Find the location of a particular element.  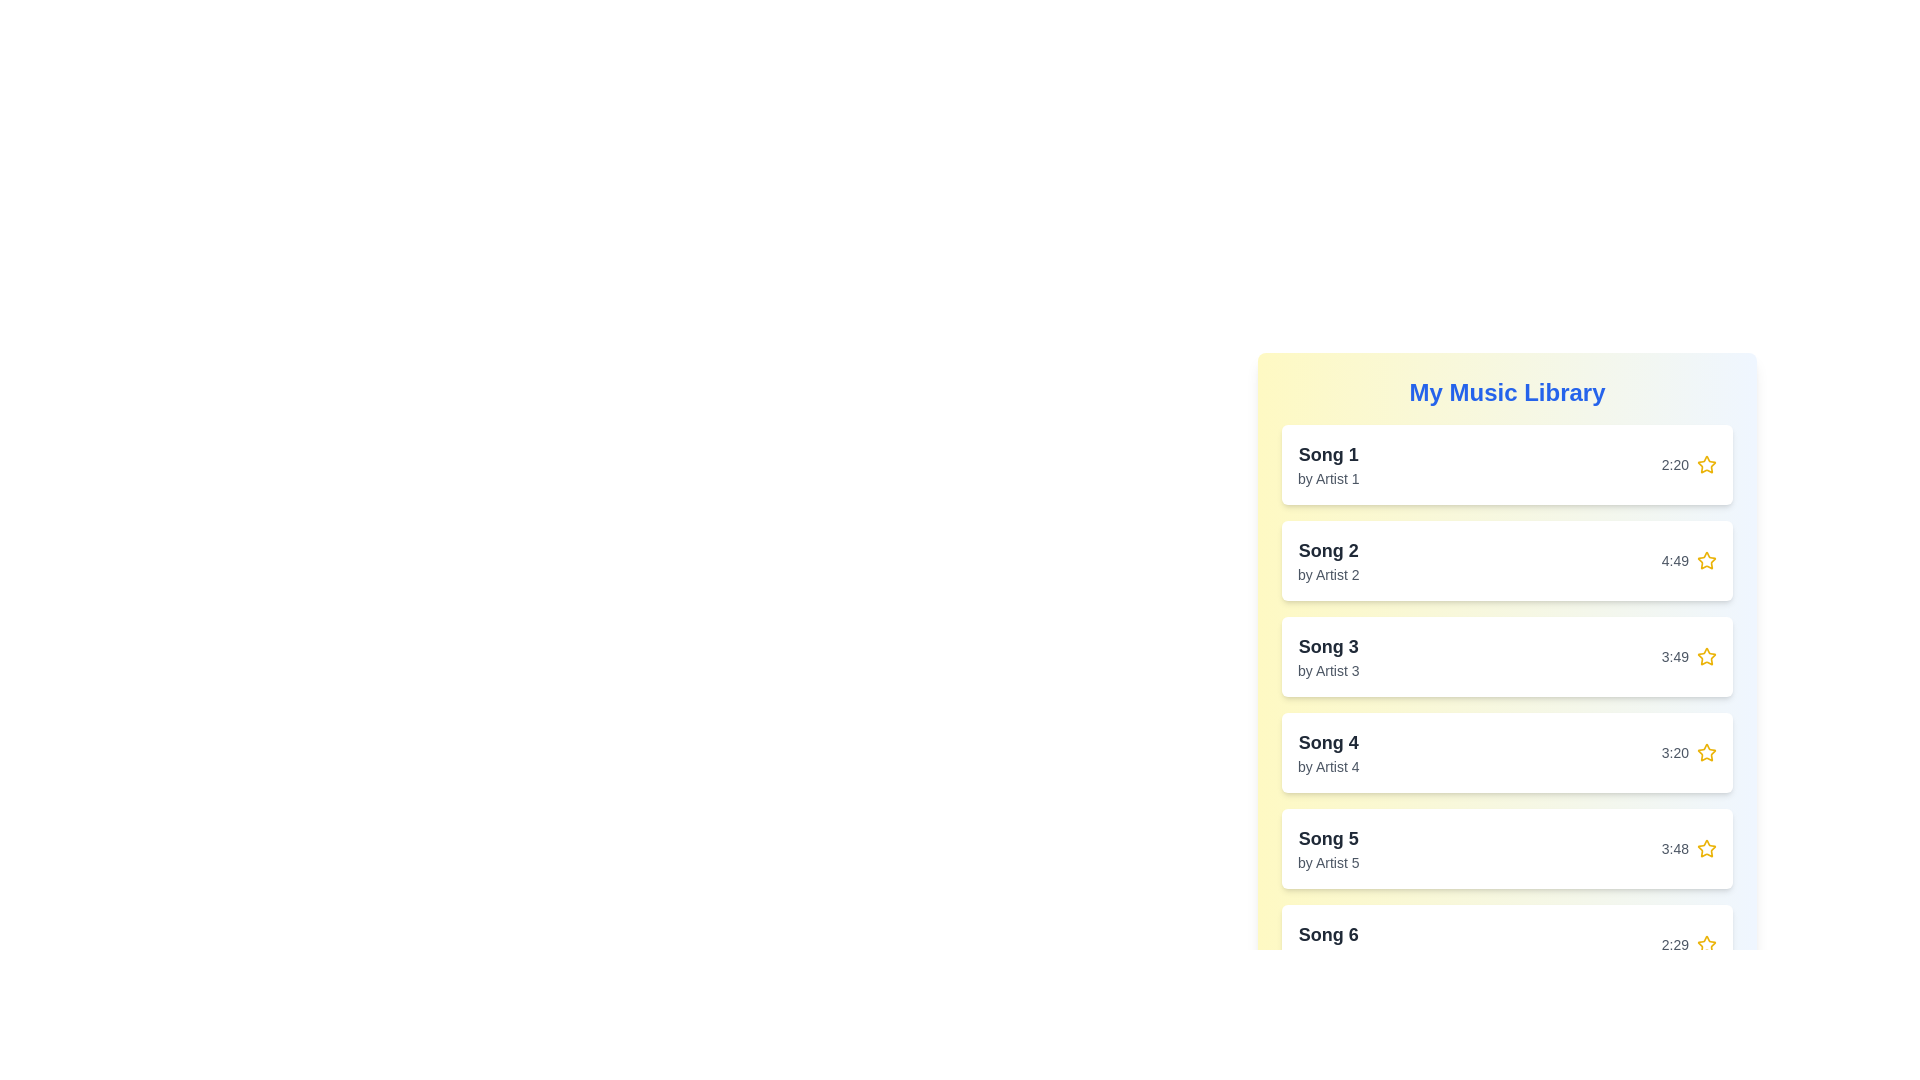

the 'Song 5' text display, which is the primary title in the song entry card located at the fifth position in a vertical list is located at coordinates (1328, 839).